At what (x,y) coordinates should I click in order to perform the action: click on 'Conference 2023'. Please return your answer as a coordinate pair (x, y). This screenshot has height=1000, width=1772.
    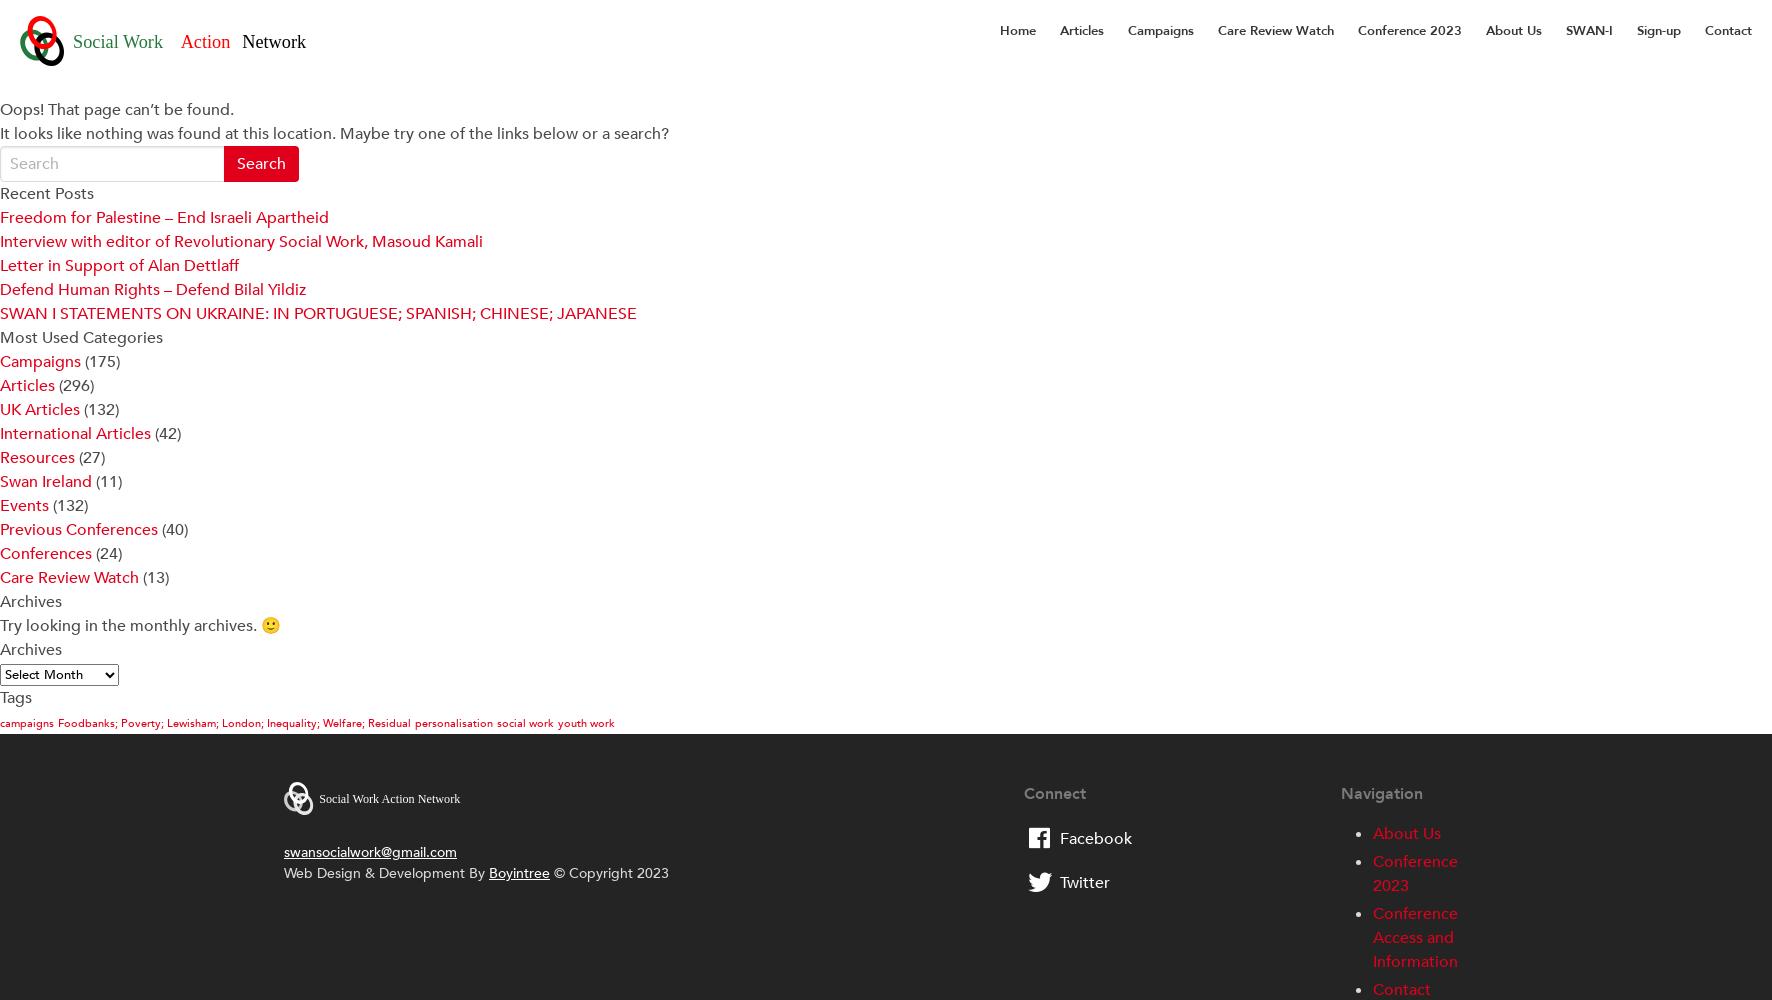
    Looking at the image, I should click on (1413, 873).